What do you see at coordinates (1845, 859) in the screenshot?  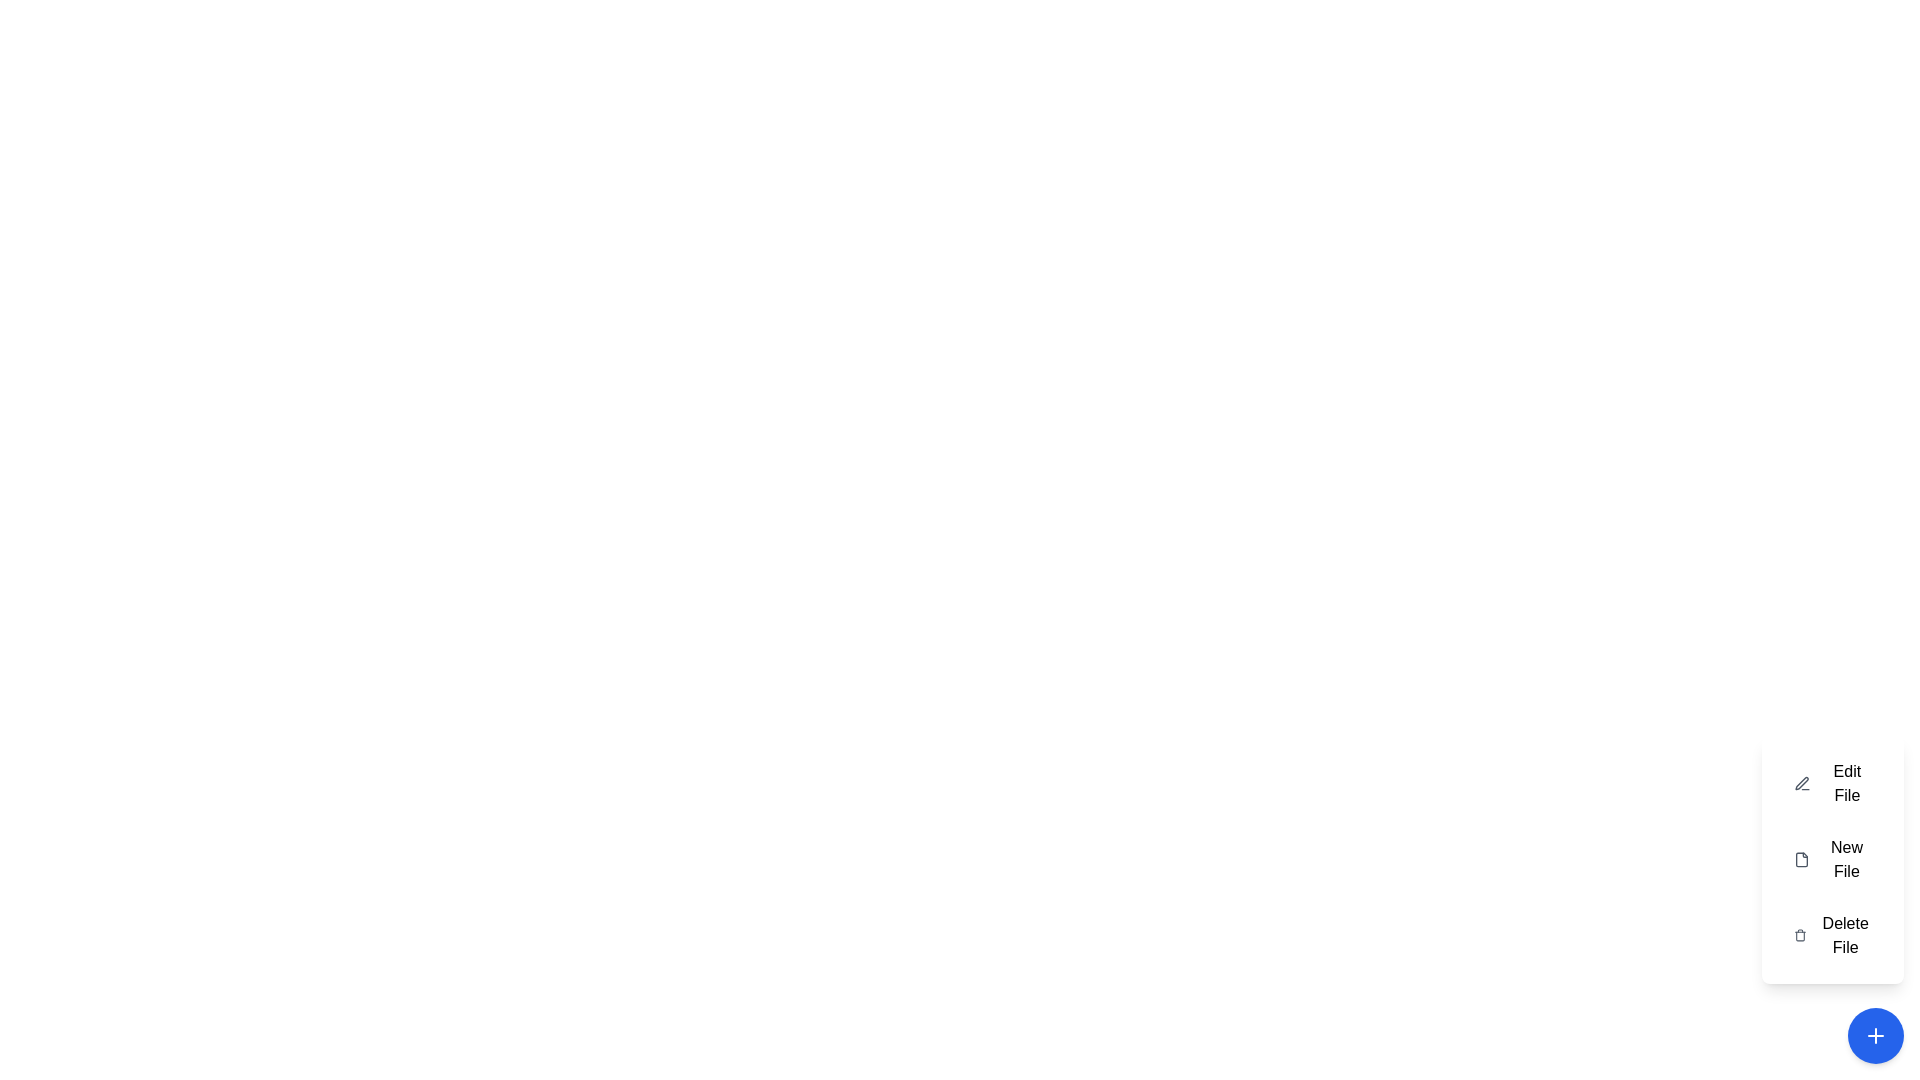 I see `the second menu item in the context menu` at bounding box center [1845, 859].